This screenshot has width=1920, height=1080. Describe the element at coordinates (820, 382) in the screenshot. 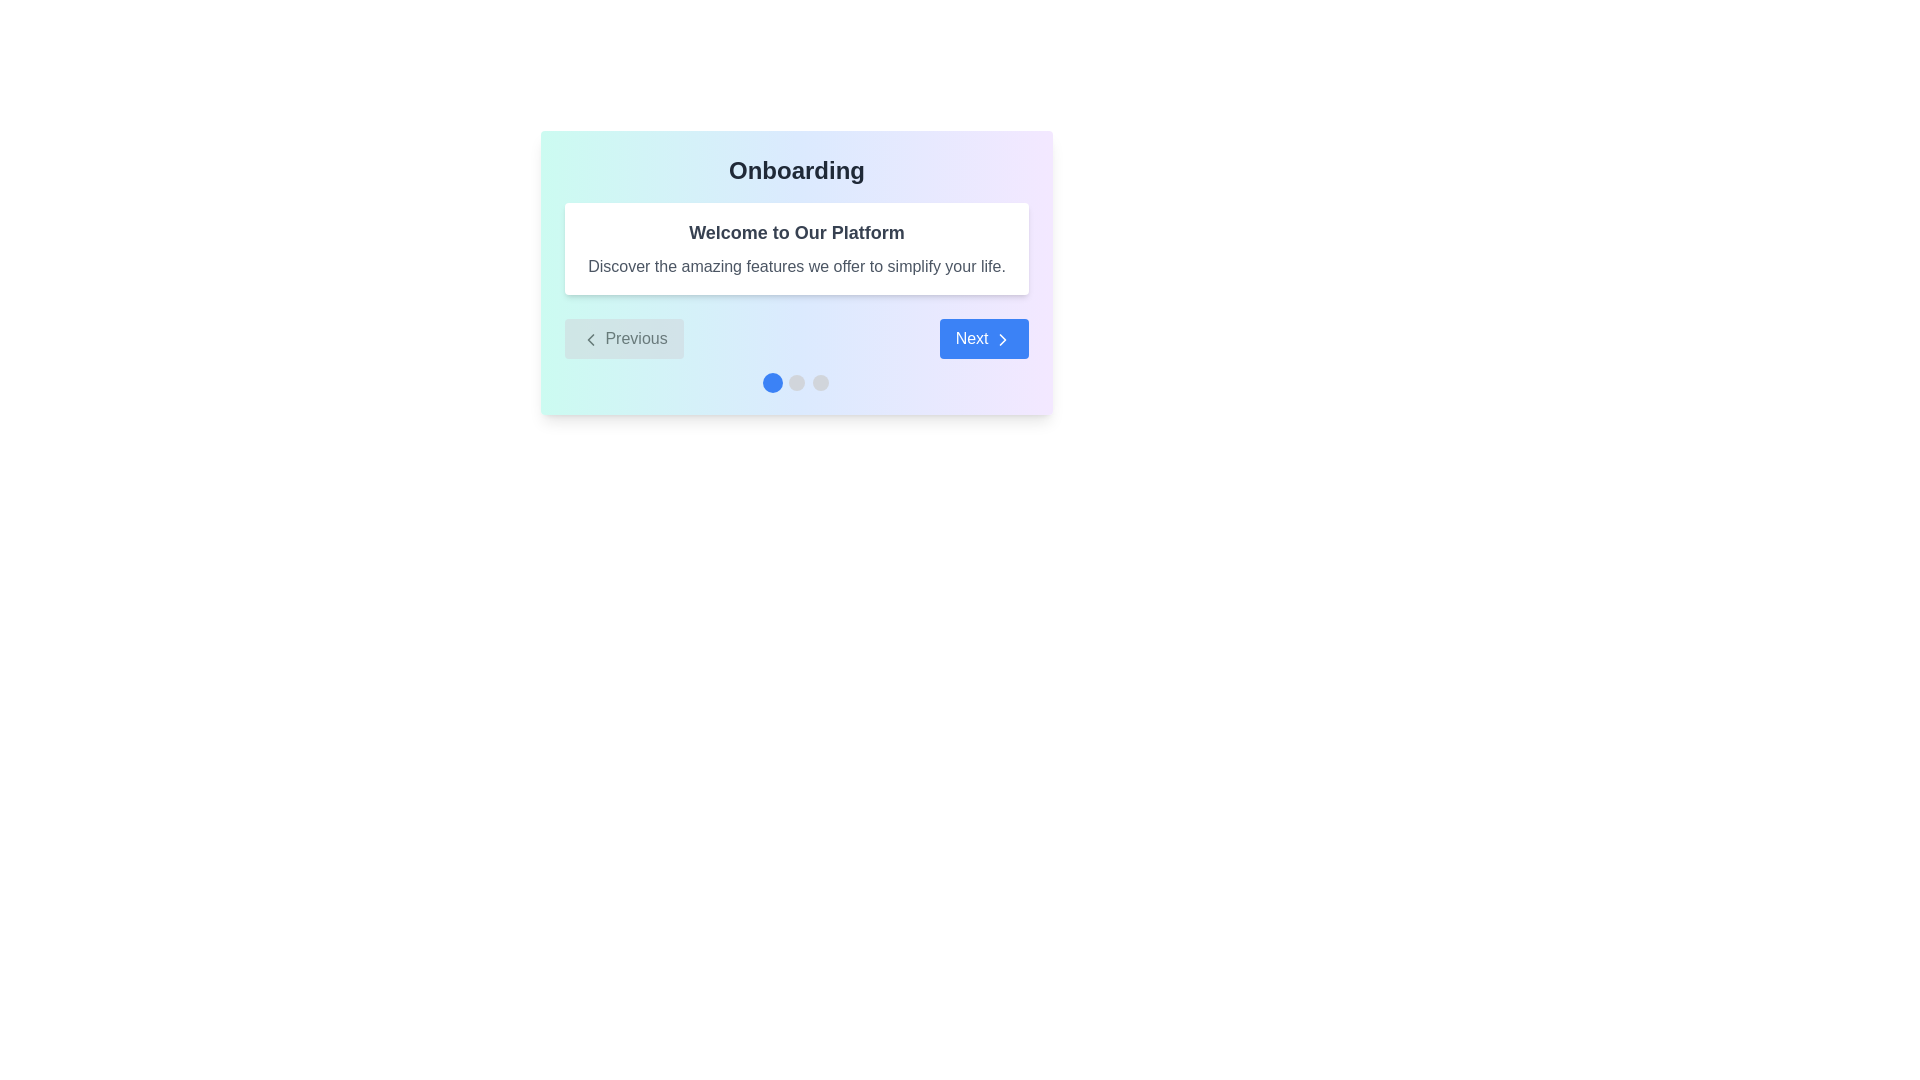

I see `the third Circle indicator for pagination located directly under the 'Welcome to Our Platform' section` at that location.